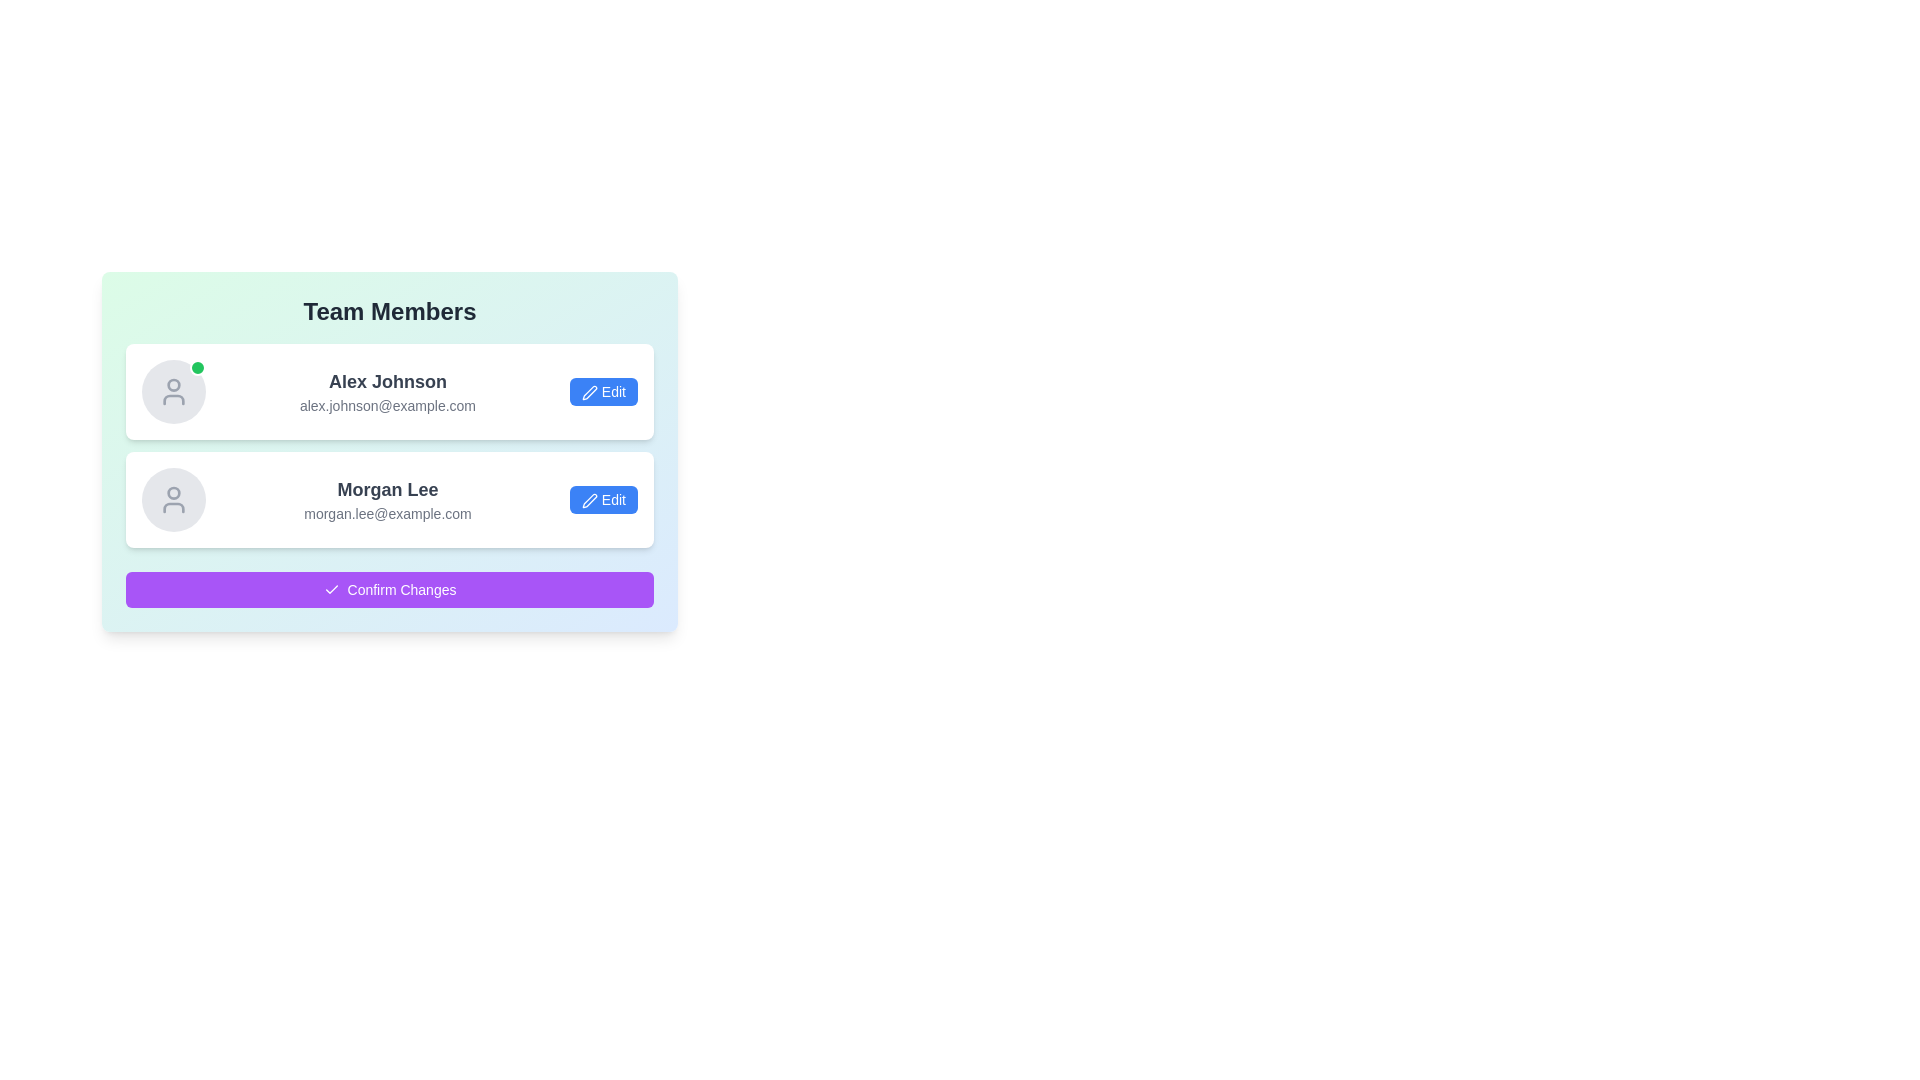  Describe the element at coordinates (603, 499) in the screenshot. I see `the 'Edit' button with a blue background and a pen icon on the left, located in the bottom-right corner of the card for user 'Morgan Lee'` at that location.